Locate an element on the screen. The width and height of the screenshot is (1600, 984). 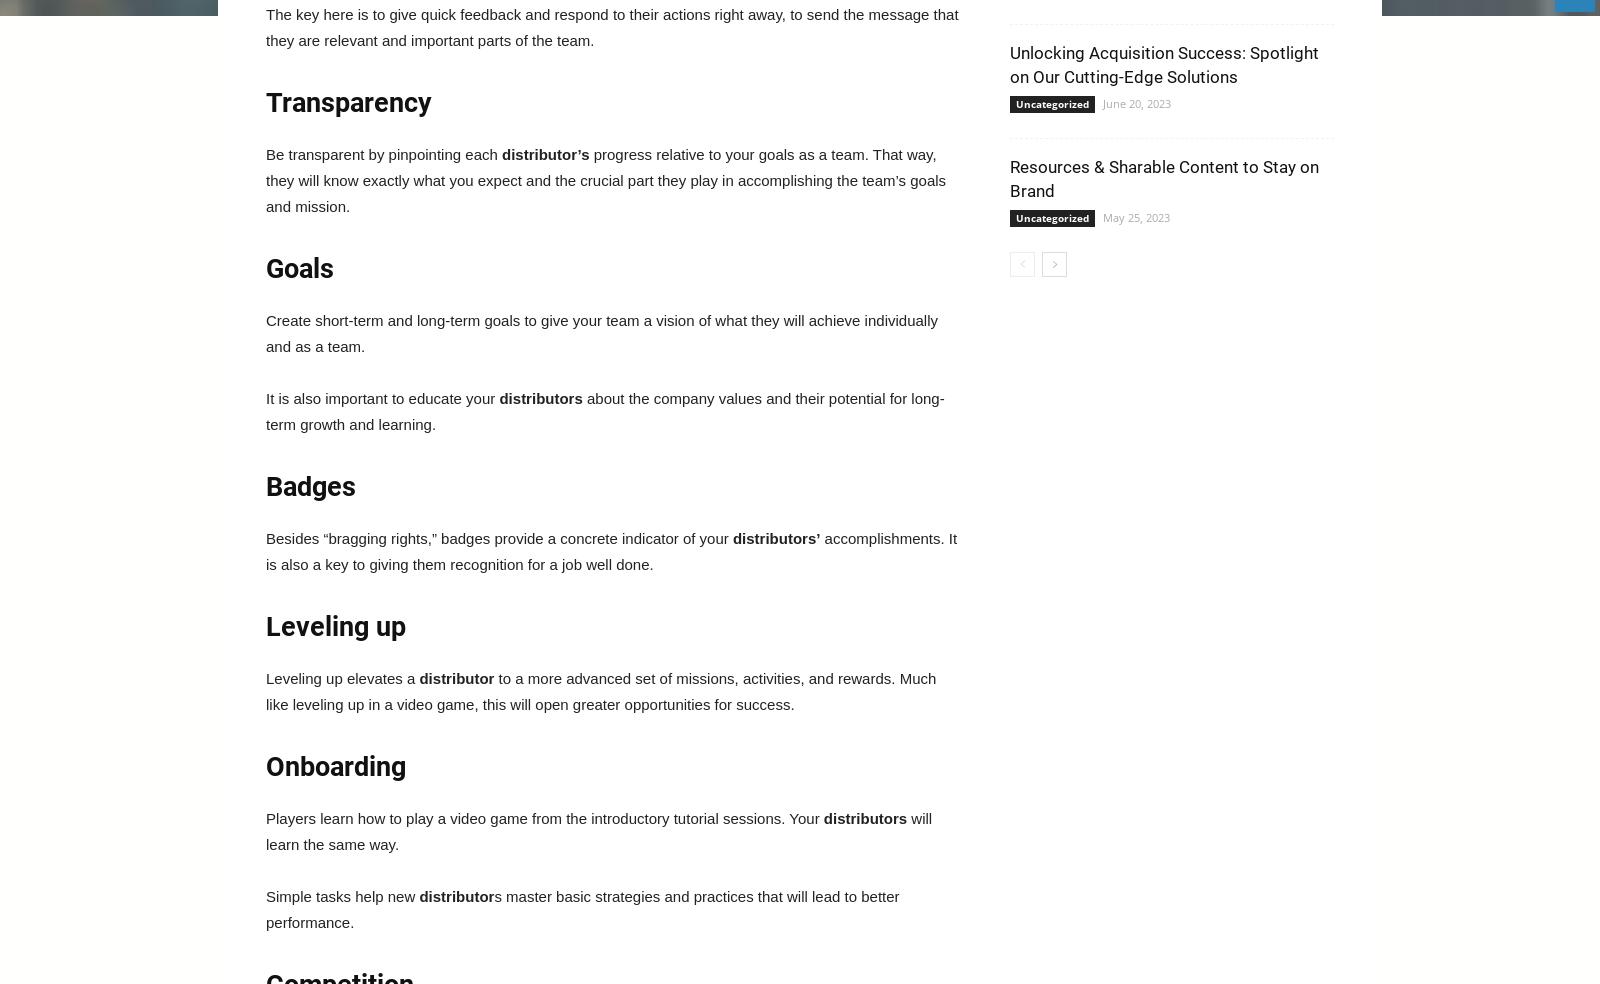
'will learn the same way.' is located at coordinates (266, 830).